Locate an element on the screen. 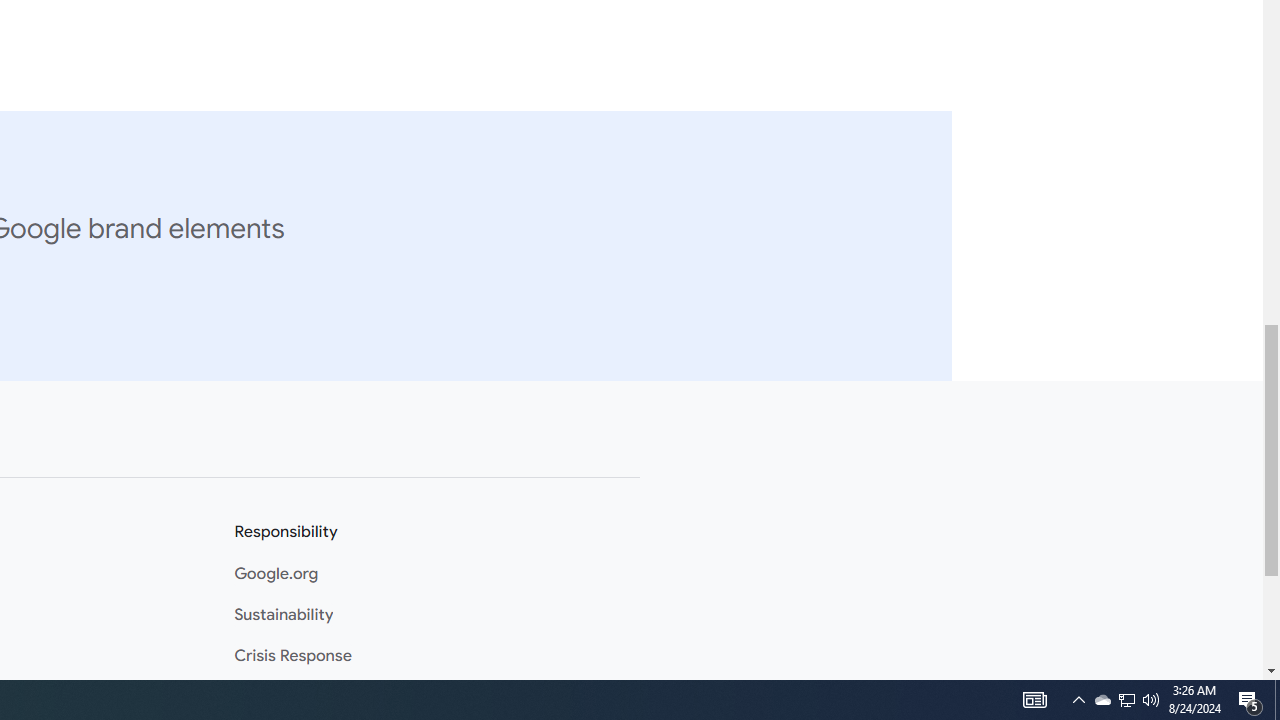  'Google.org' is located at coordinates (275, 574).